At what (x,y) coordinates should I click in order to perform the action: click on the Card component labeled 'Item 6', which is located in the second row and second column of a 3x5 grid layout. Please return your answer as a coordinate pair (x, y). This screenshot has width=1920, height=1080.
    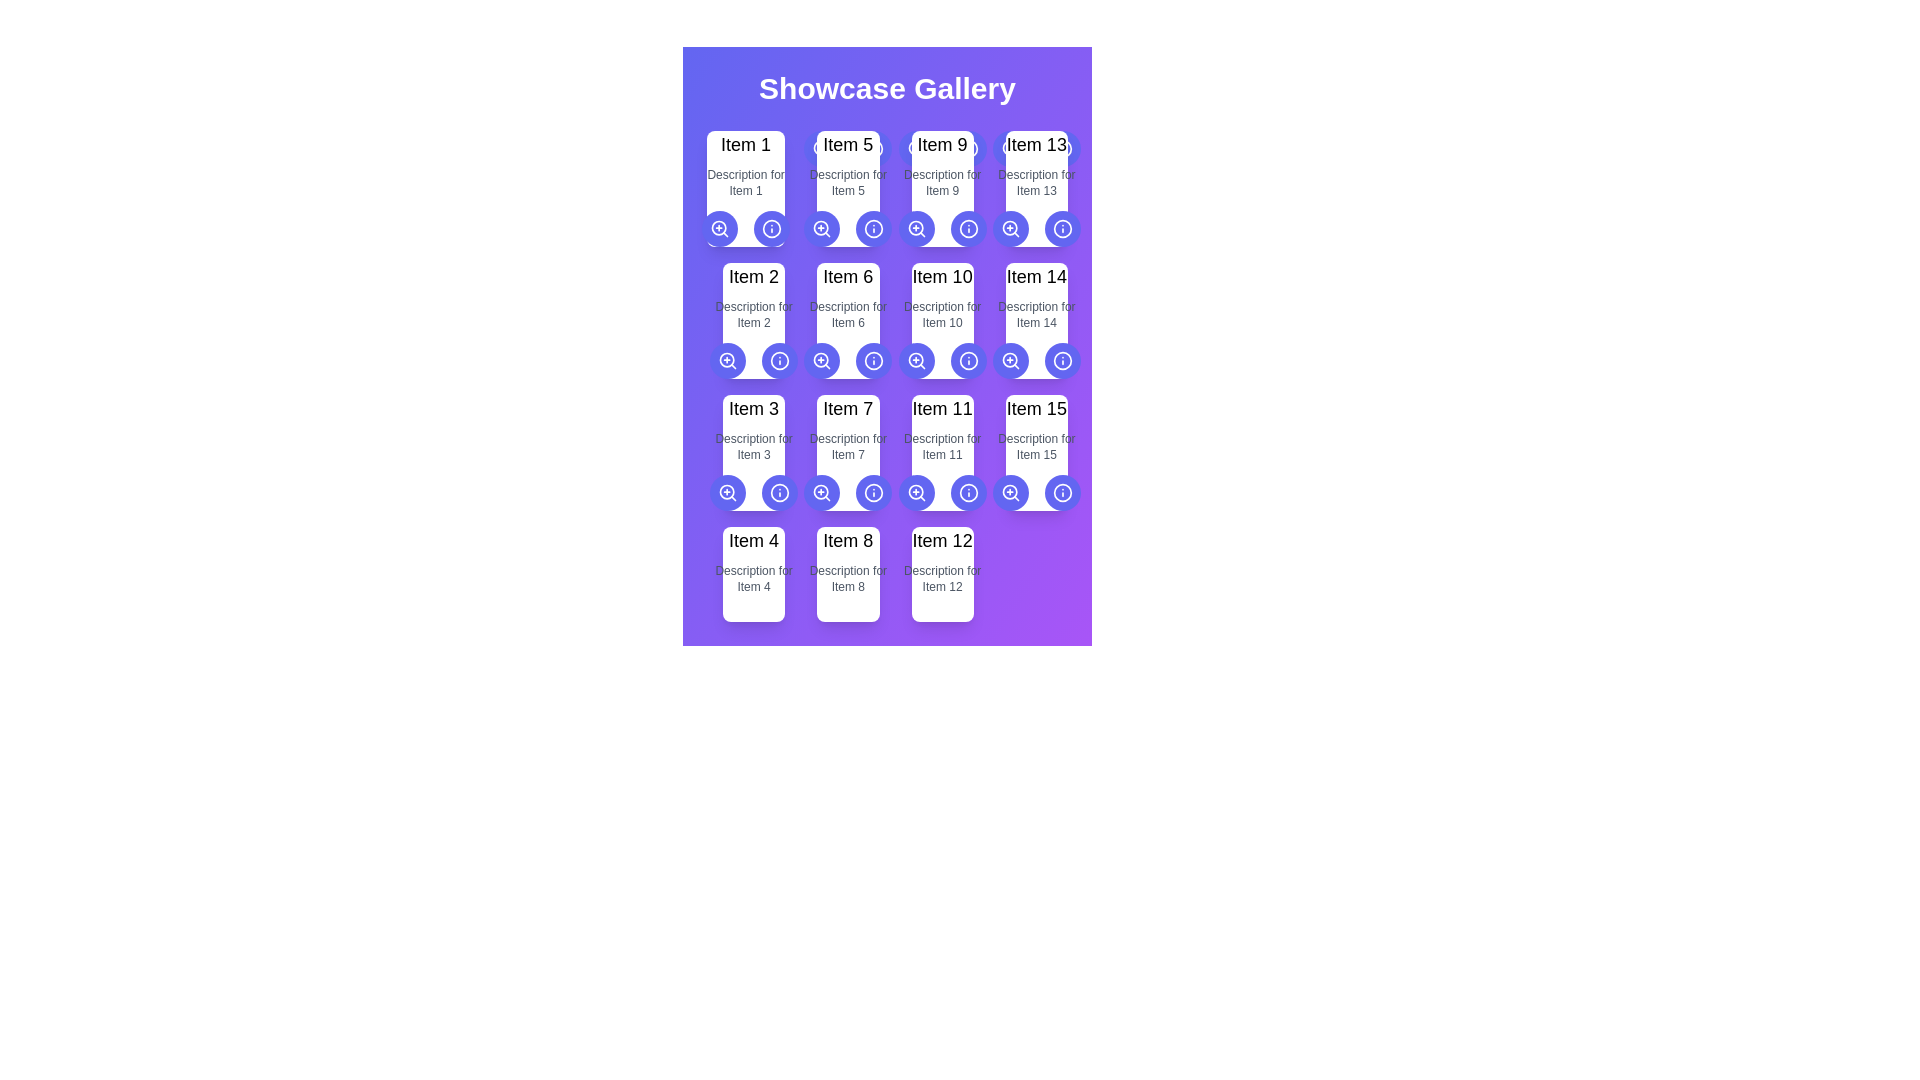
    Looking at the image, I should click on (848, 319).